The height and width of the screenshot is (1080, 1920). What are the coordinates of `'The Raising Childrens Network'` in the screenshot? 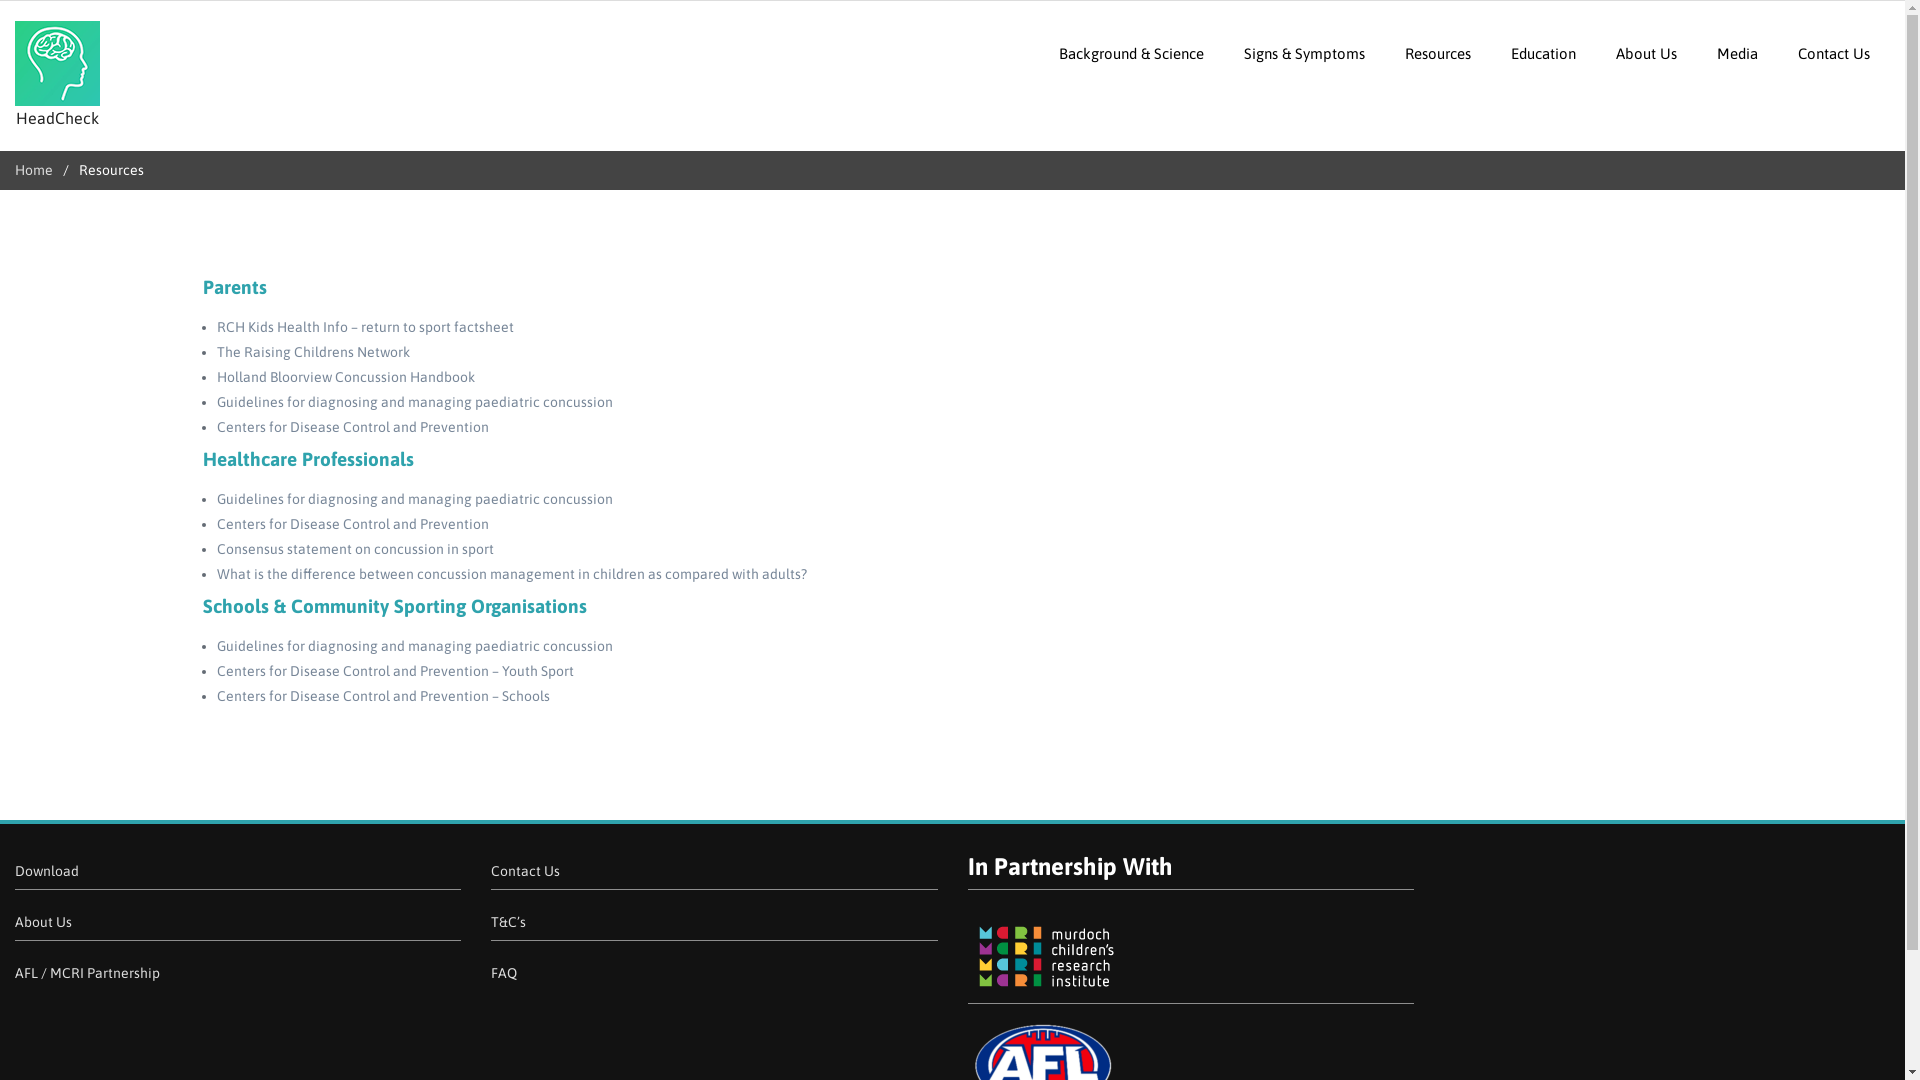 It's located at (216, 350).